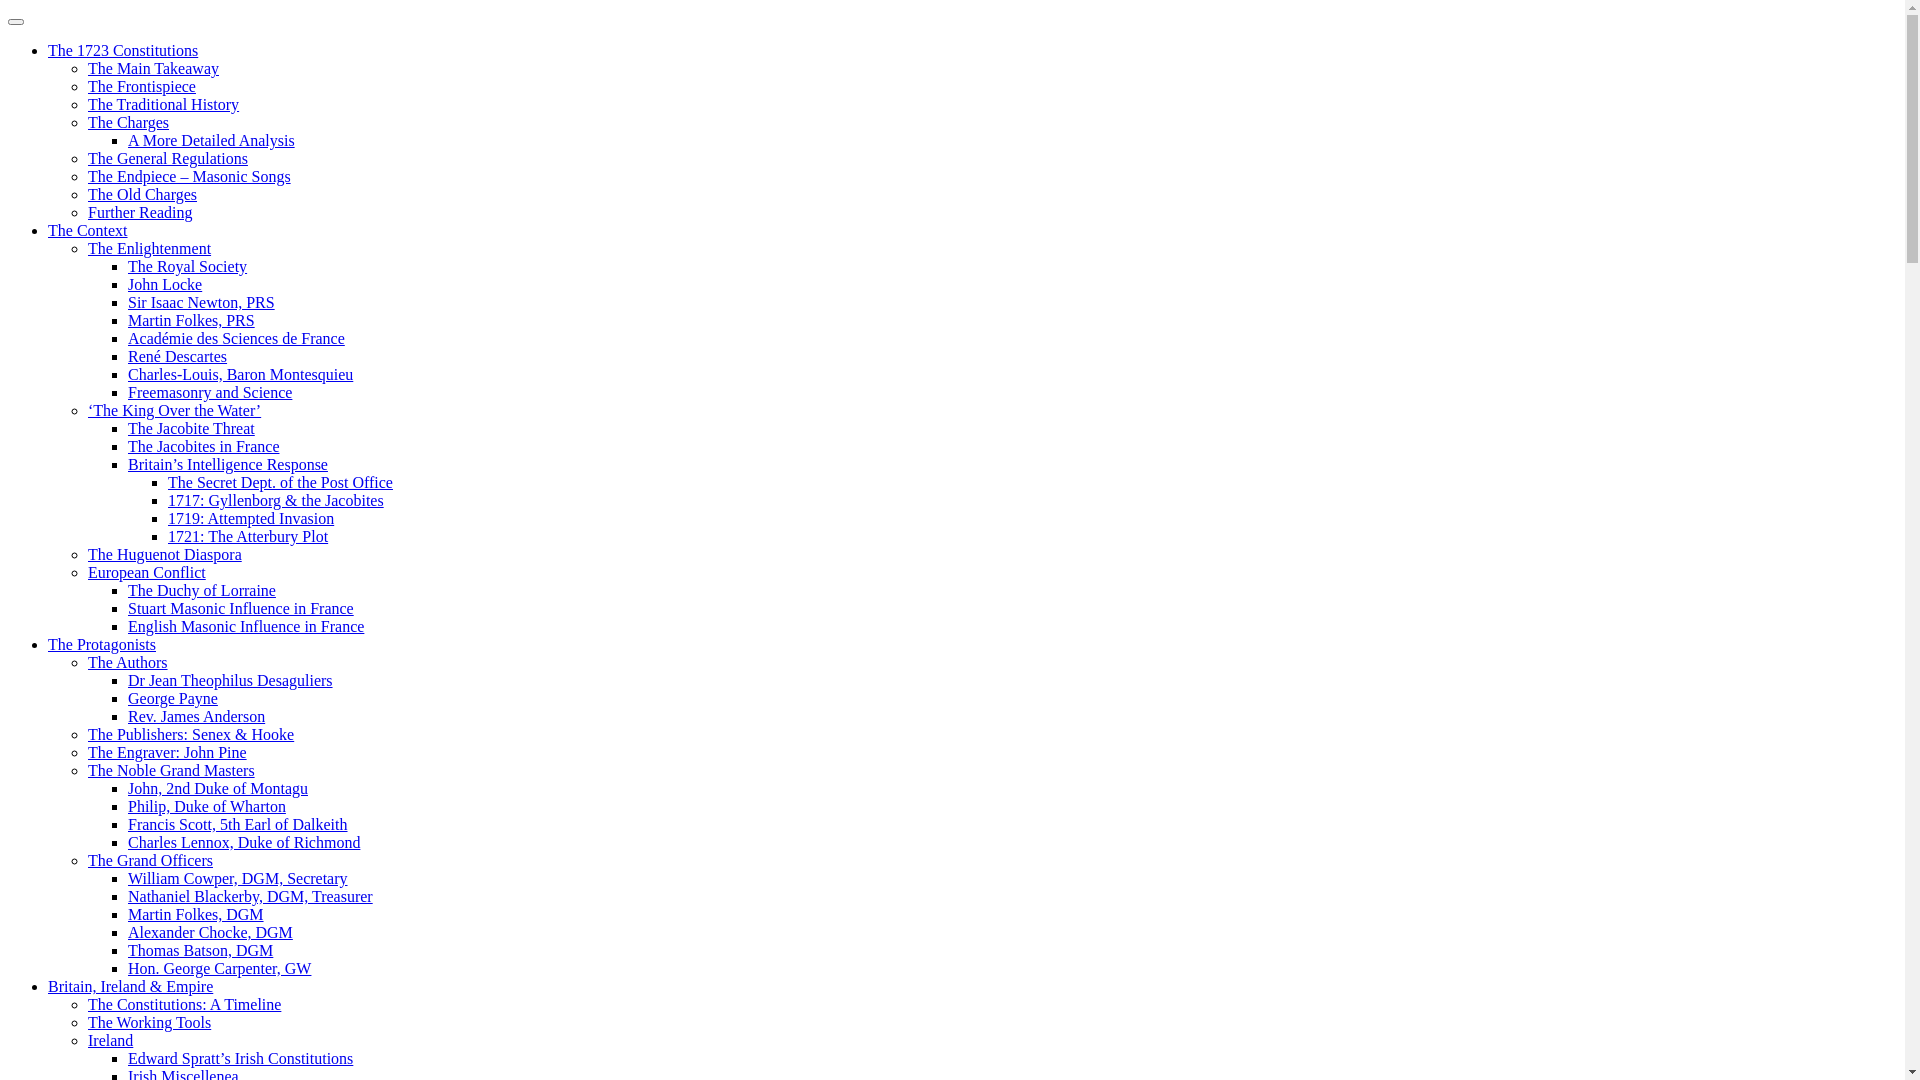 Image resolution: width=1920 pixels, height=1080 pixels. Describe the element at coordinates (127, 932) in the screenshot. I see `'Alexander Chocke, DGM'` at that location.